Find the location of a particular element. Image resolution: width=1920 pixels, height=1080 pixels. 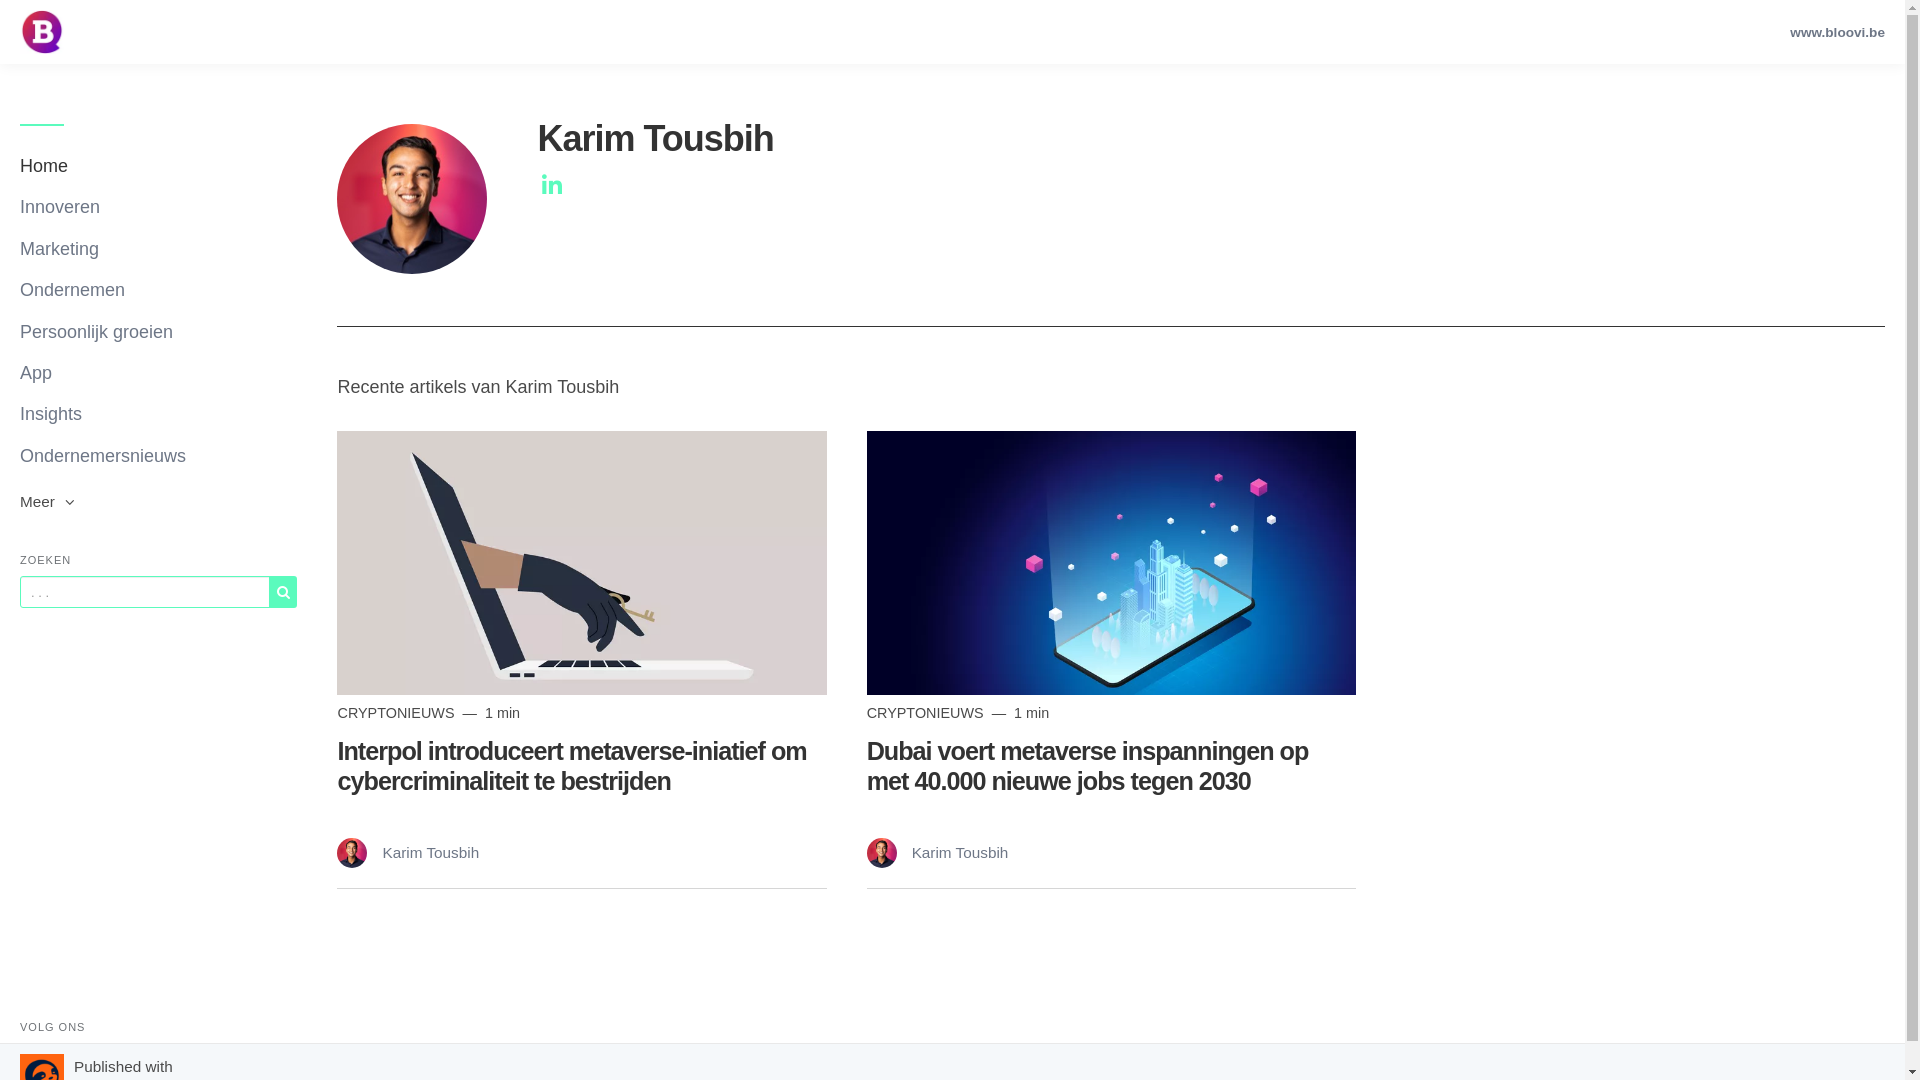

'www.bloovi.be' is located at coordinates (1837, 31).